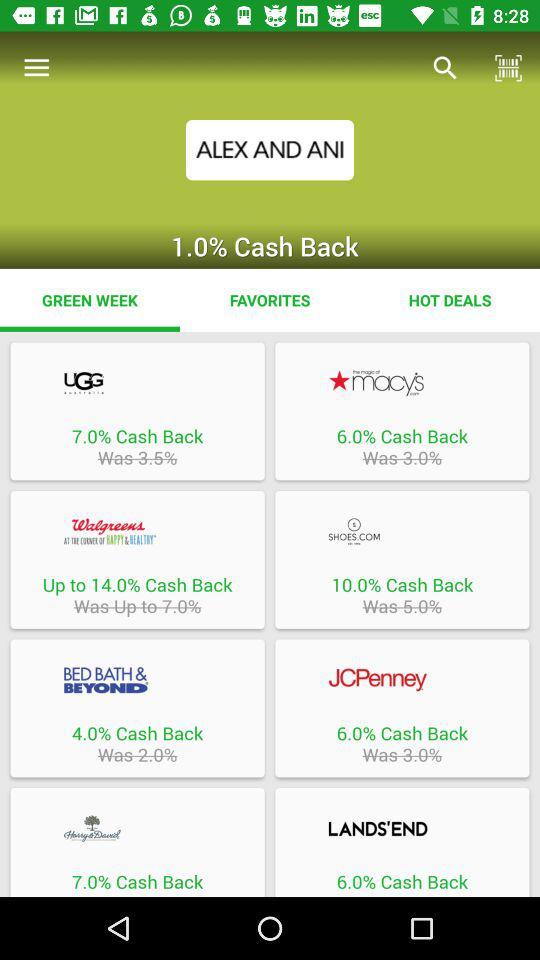 The height and width of the screenshot is (960, 540). What do you see at coordinates (402, 680) in the screenshot?
I see `jcpenny` at bounding box center [402, 680].